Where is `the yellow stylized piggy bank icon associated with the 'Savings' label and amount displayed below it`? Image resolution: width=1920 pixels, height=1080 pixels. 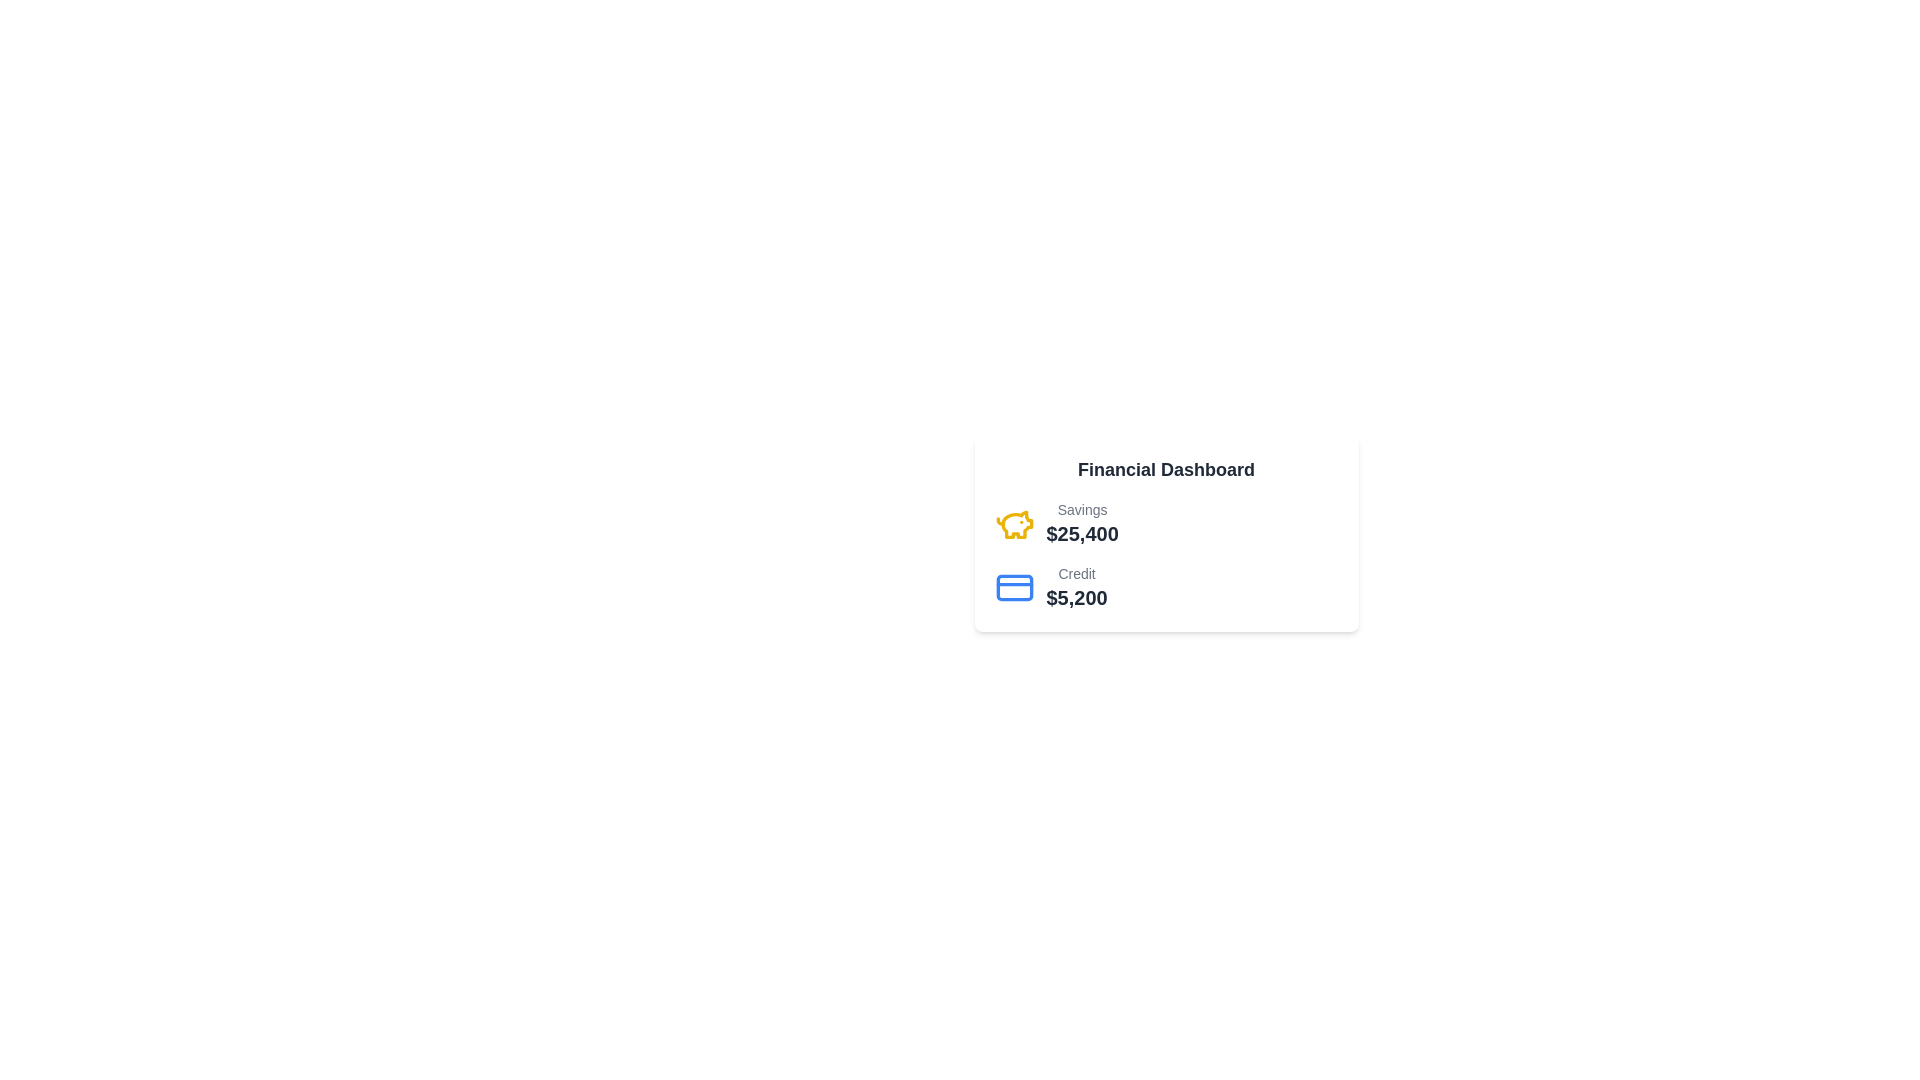
the yellow stylized piggy bank icon associated with the 'Savings' label and amount displayed below it is located at coordinates (1014, 523).